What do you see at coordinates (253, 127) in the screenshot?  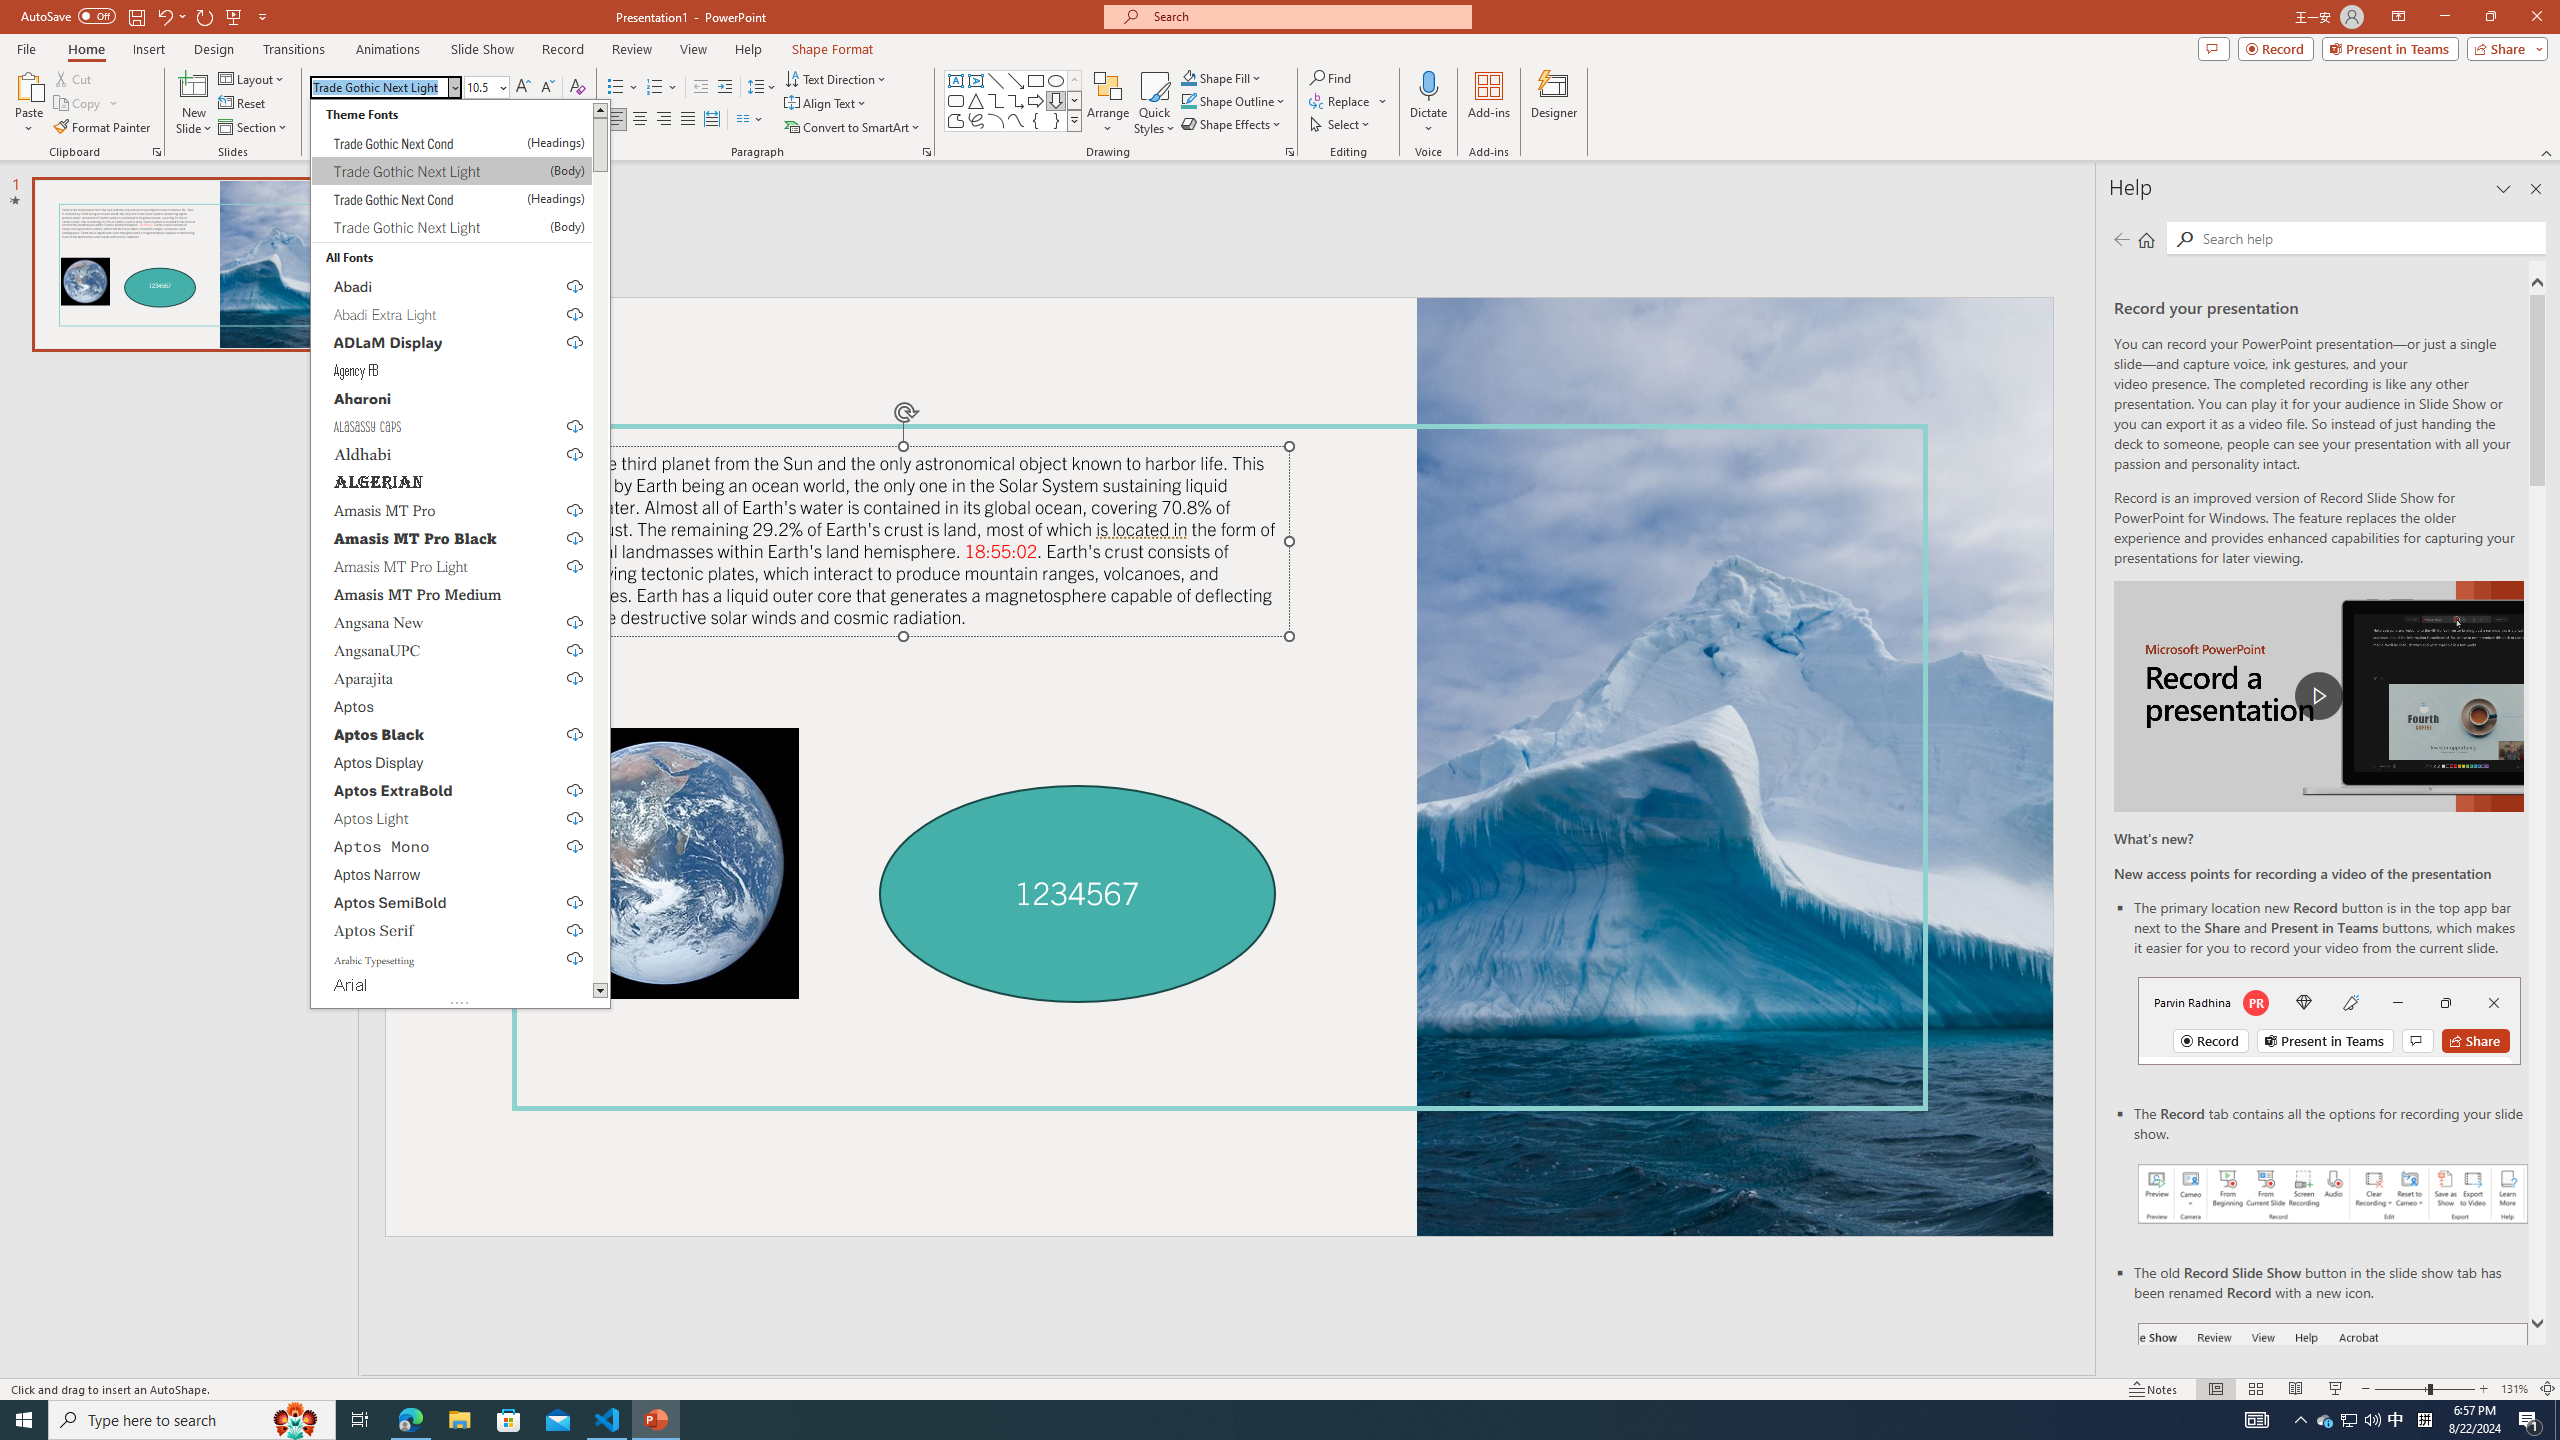 I see `'Section'` at bounding box center [253, 127].